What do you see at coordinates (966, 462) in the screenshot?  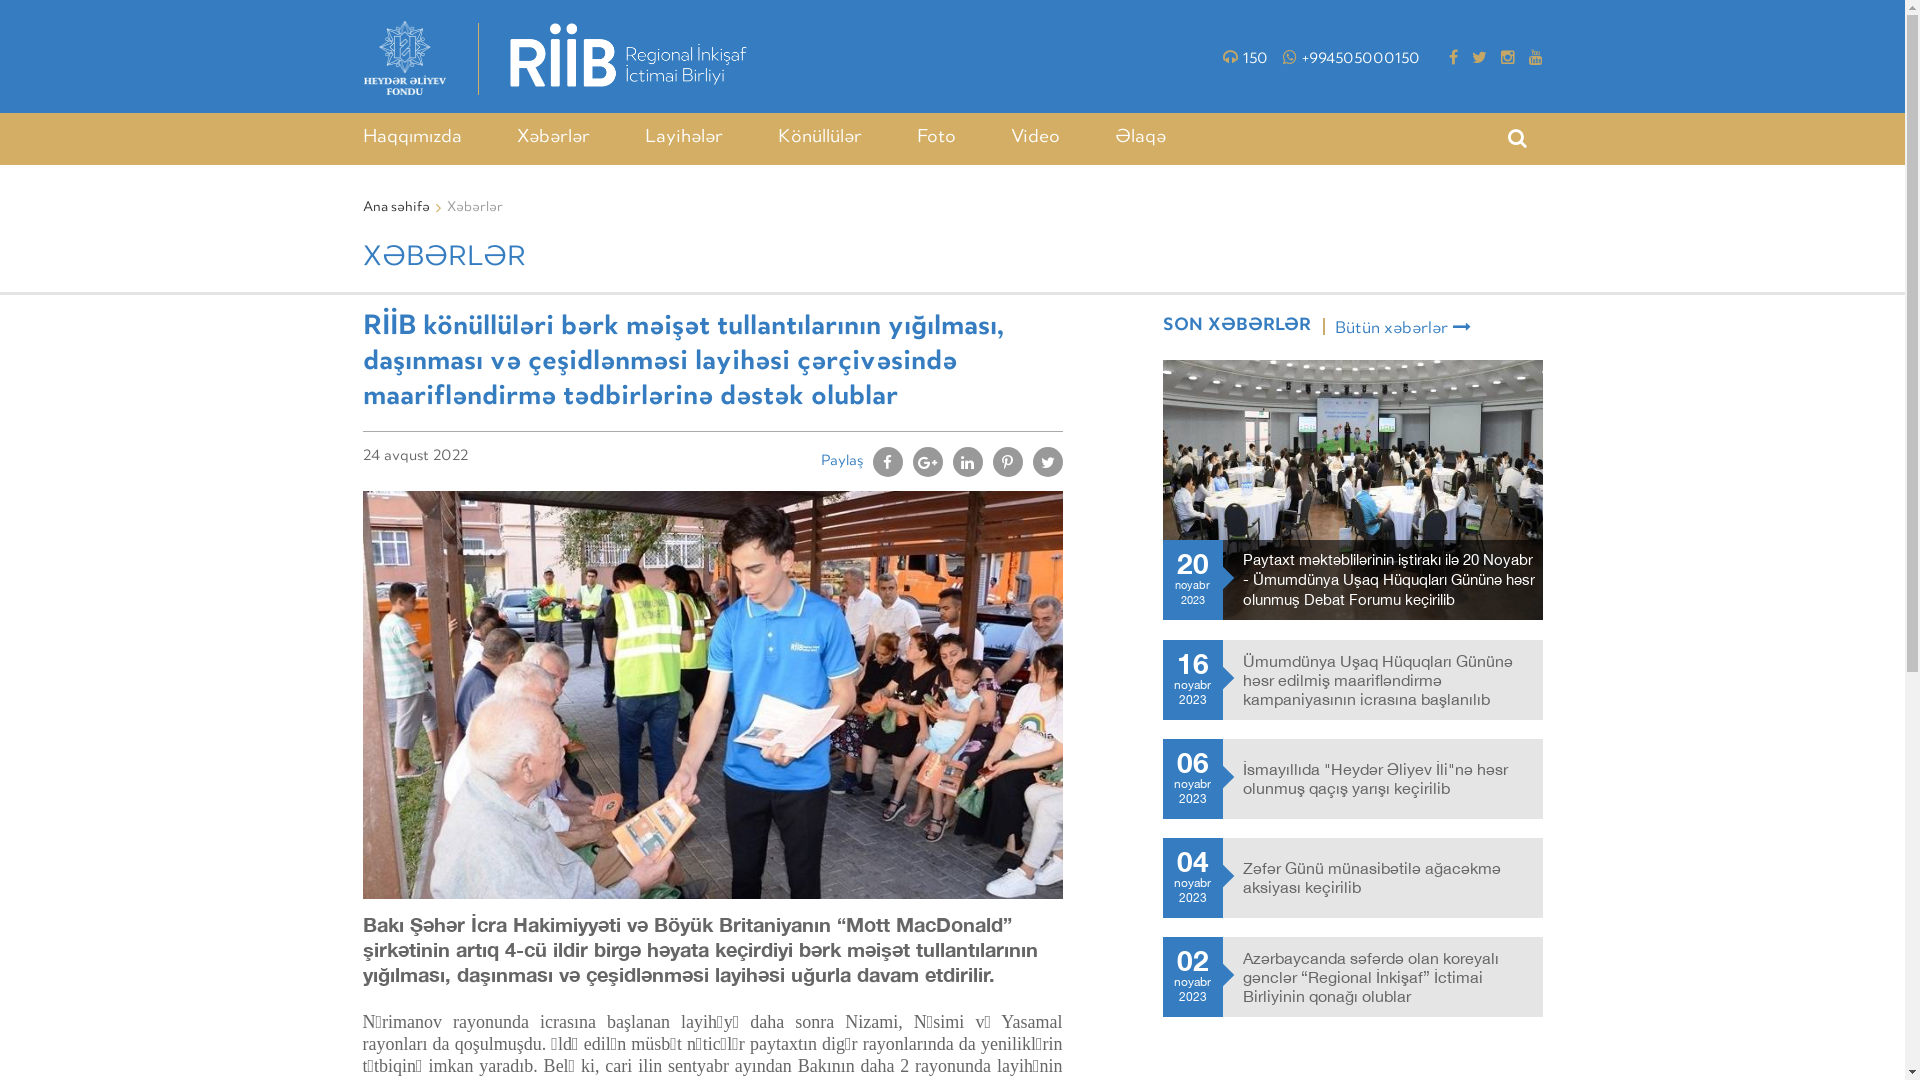 I see `'Share on Linkedin'` at bounding box center [966, 462].